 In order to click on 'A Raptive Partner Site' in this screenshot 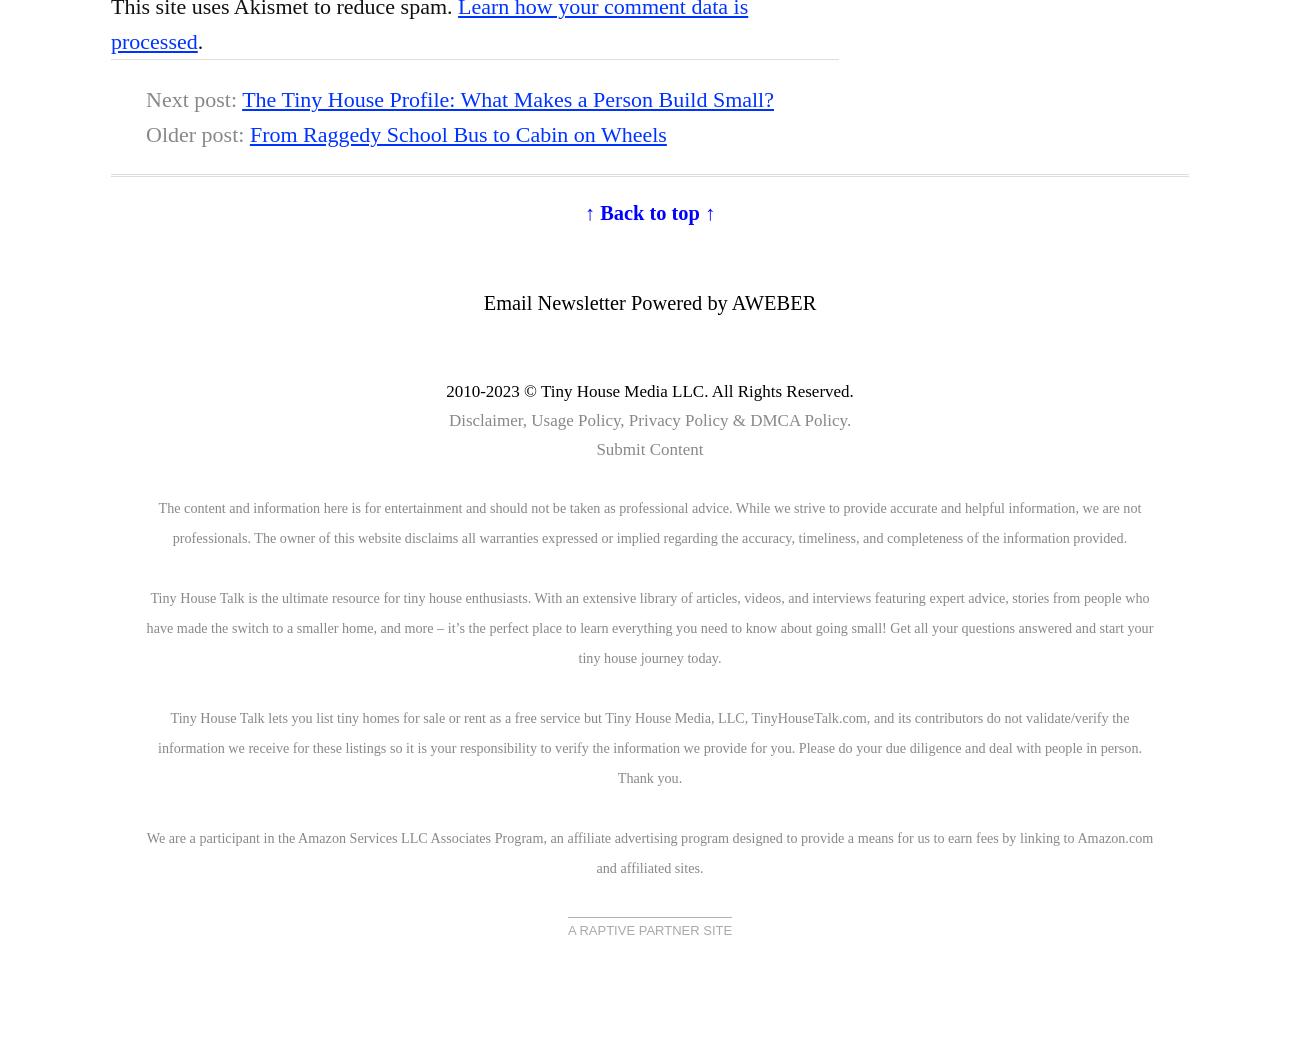, I will do `click(566, 929)`.